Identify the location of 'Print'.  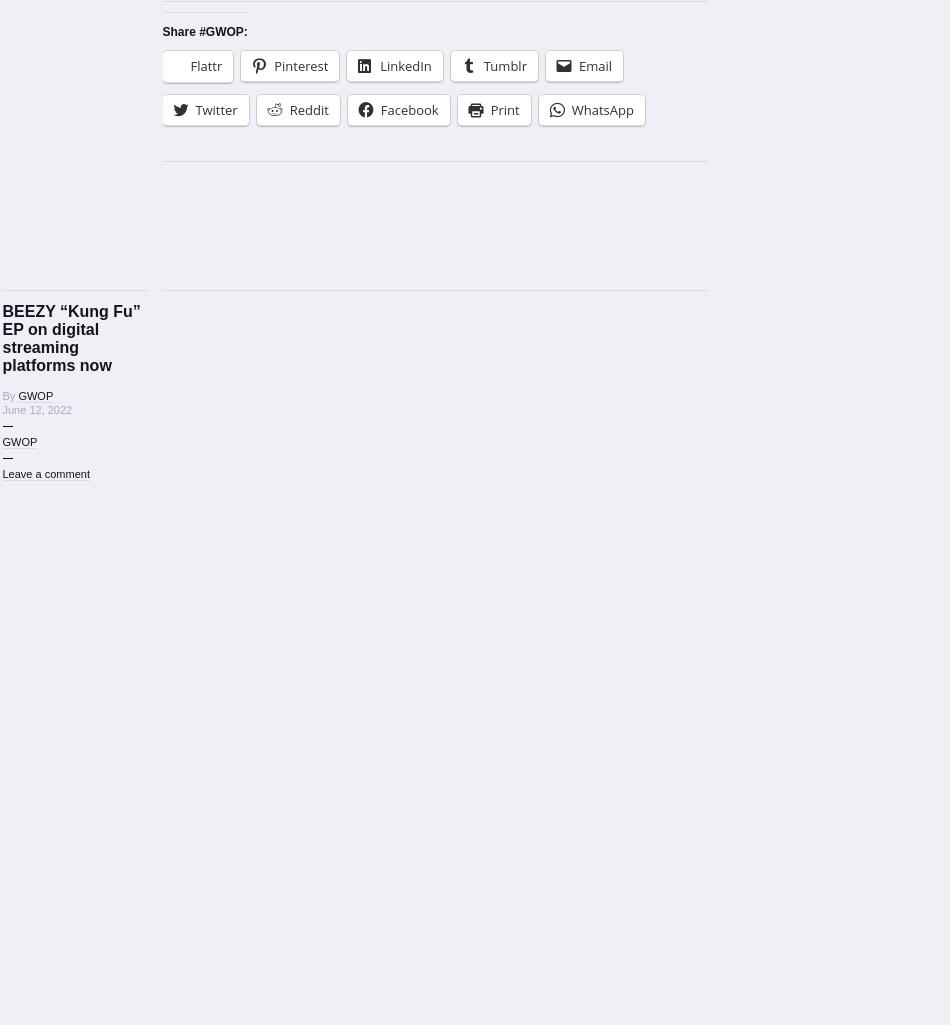
(504, 109).